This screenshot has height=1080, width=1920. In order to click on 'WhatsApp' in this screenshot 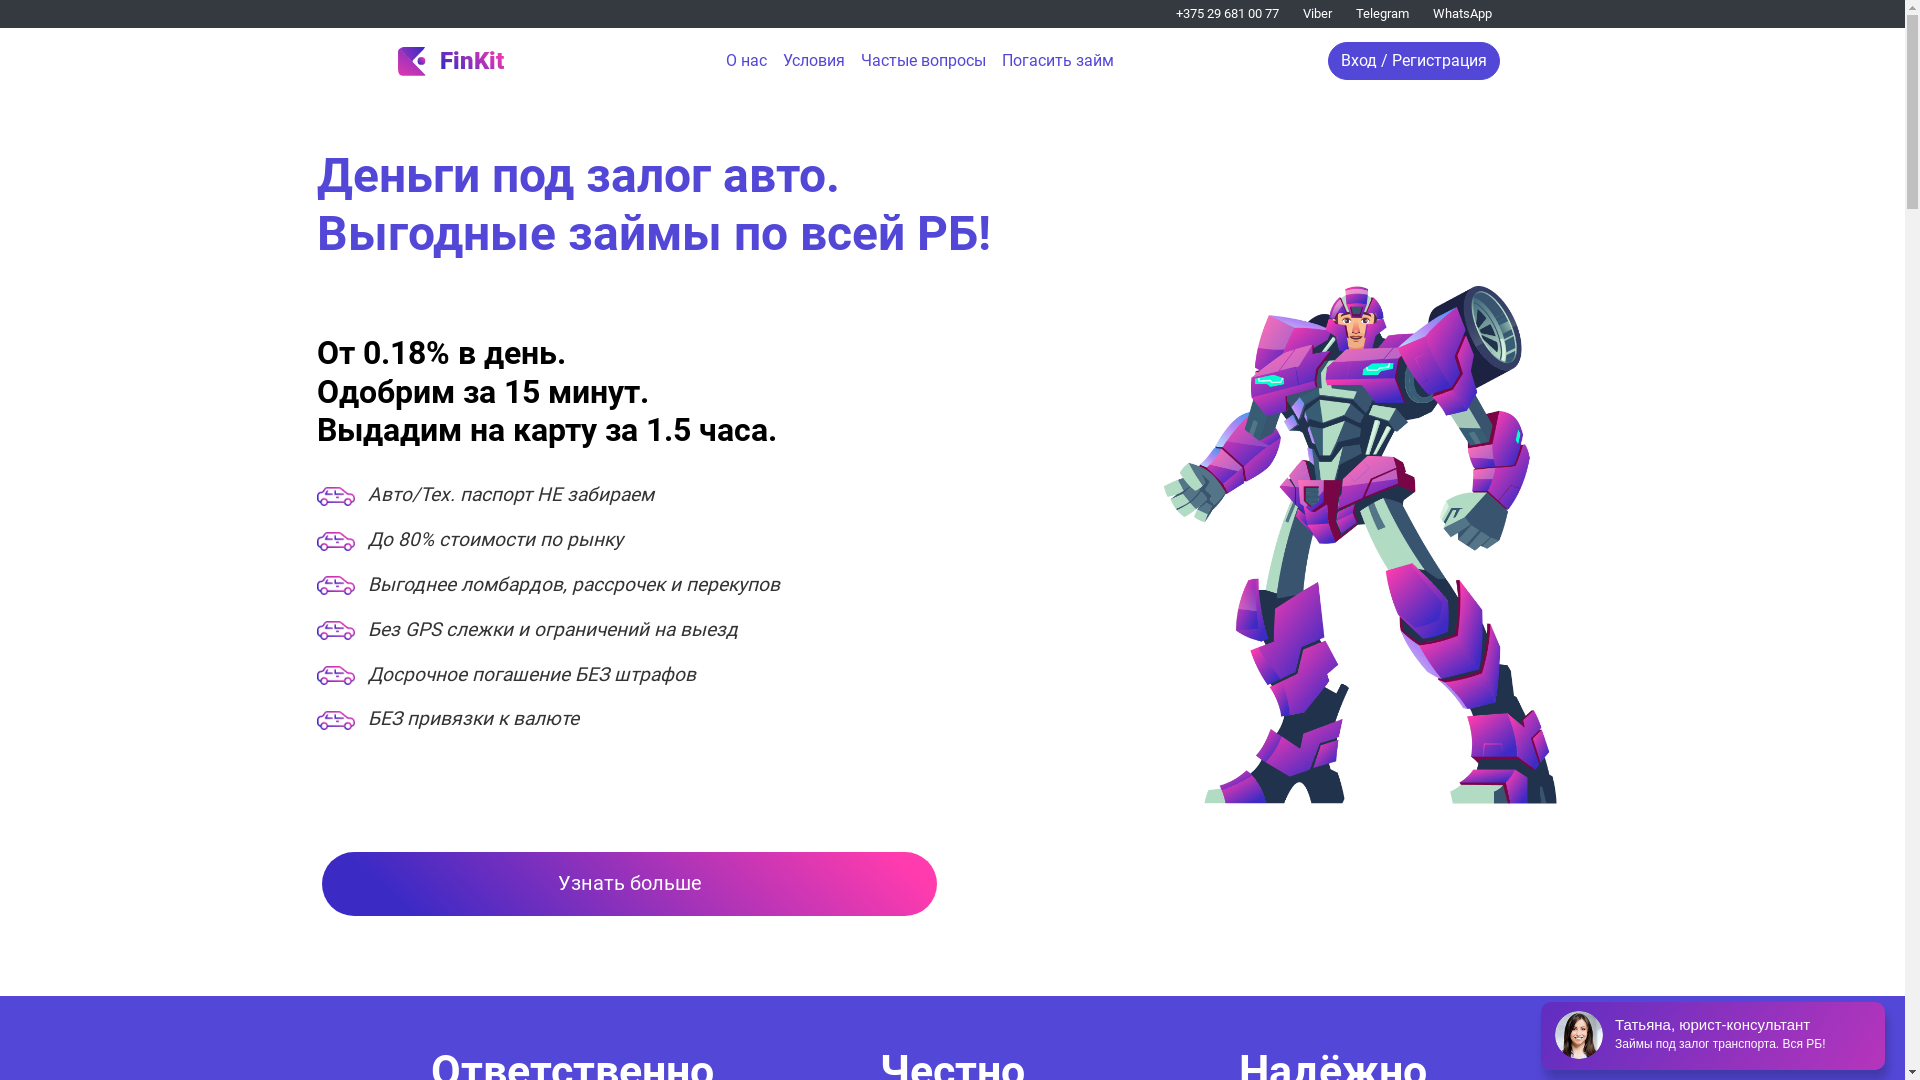, I will do `click(1449, 14)`.